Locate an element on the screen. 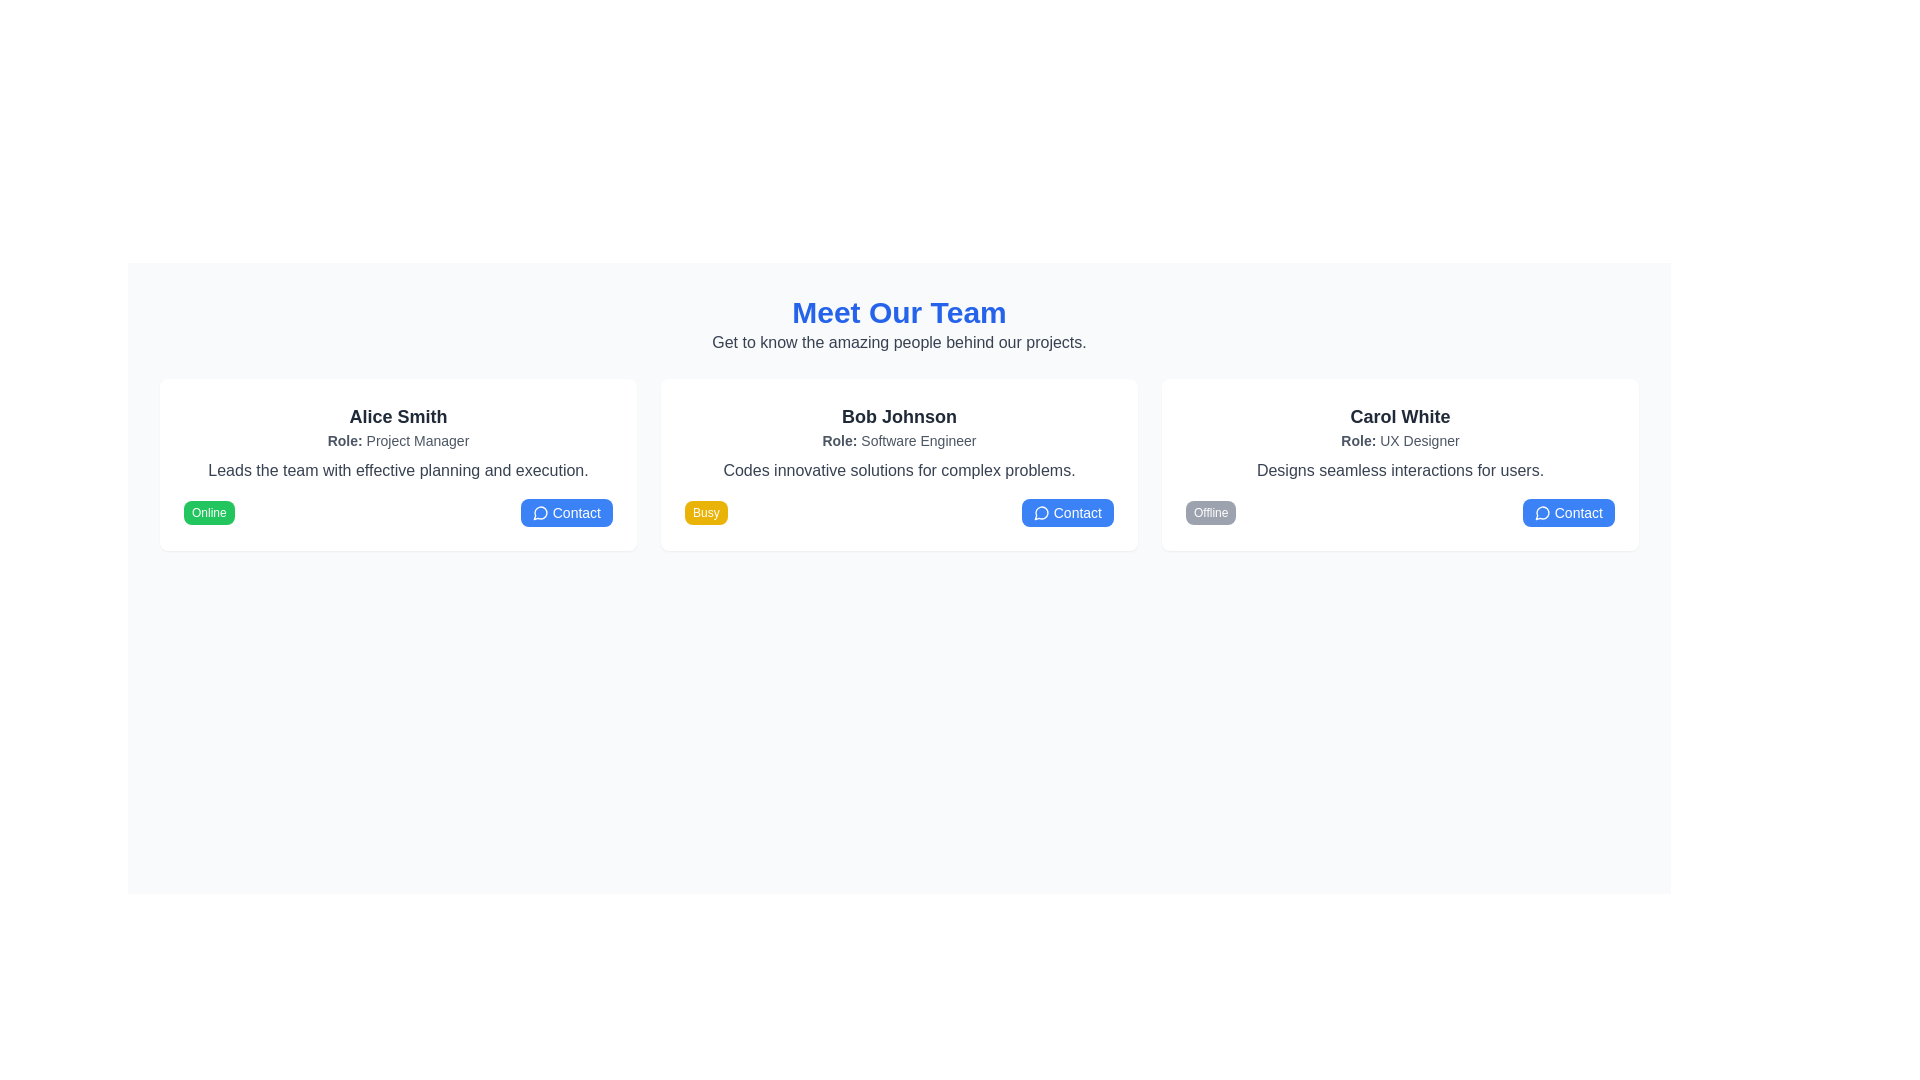 The image size is (1920, 1080). the Static text label displaying 'Role:' located under the name 'Alice Smith' in the leftmost card of the team section is located at coordinates (345, 439).